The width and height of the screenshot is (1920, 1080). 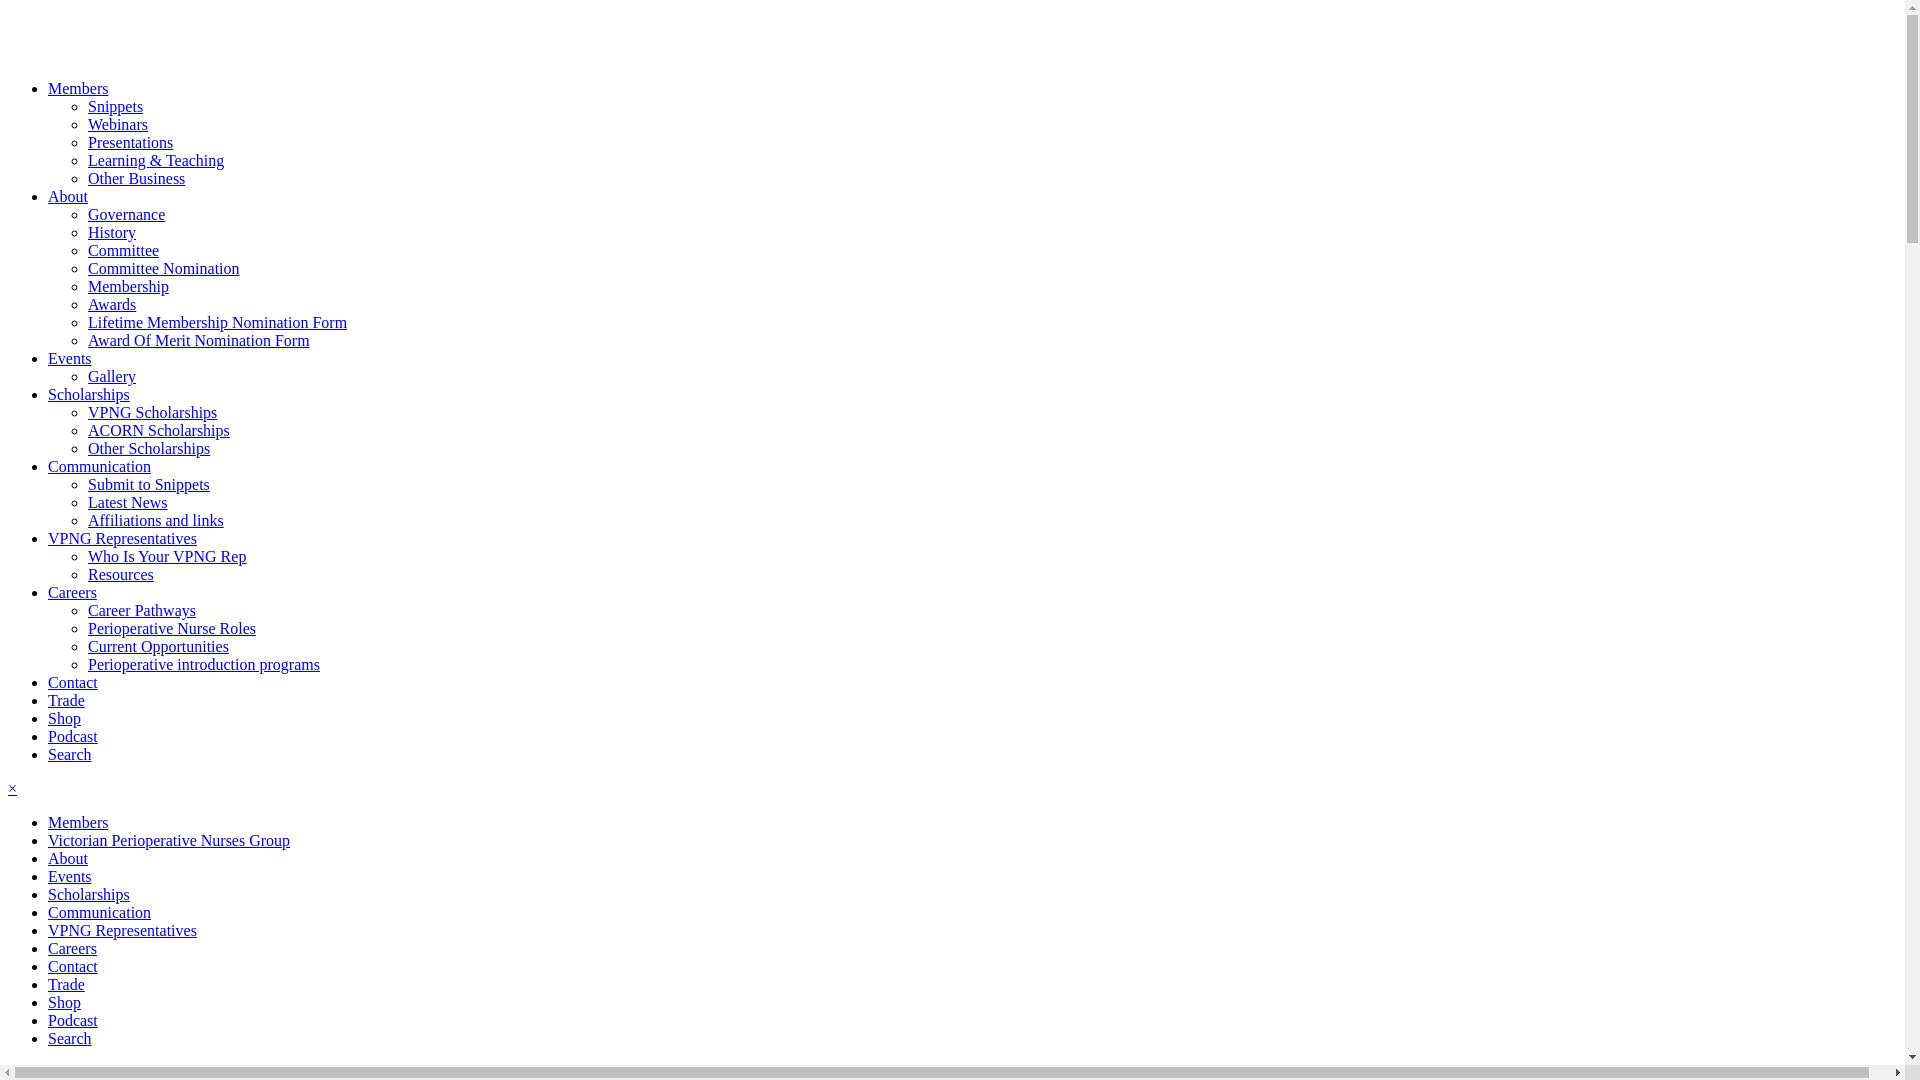 What do you see at coordinates (110, 376) in the screenshot?
I see `'Gallery'` at bounding box center [110, 376].